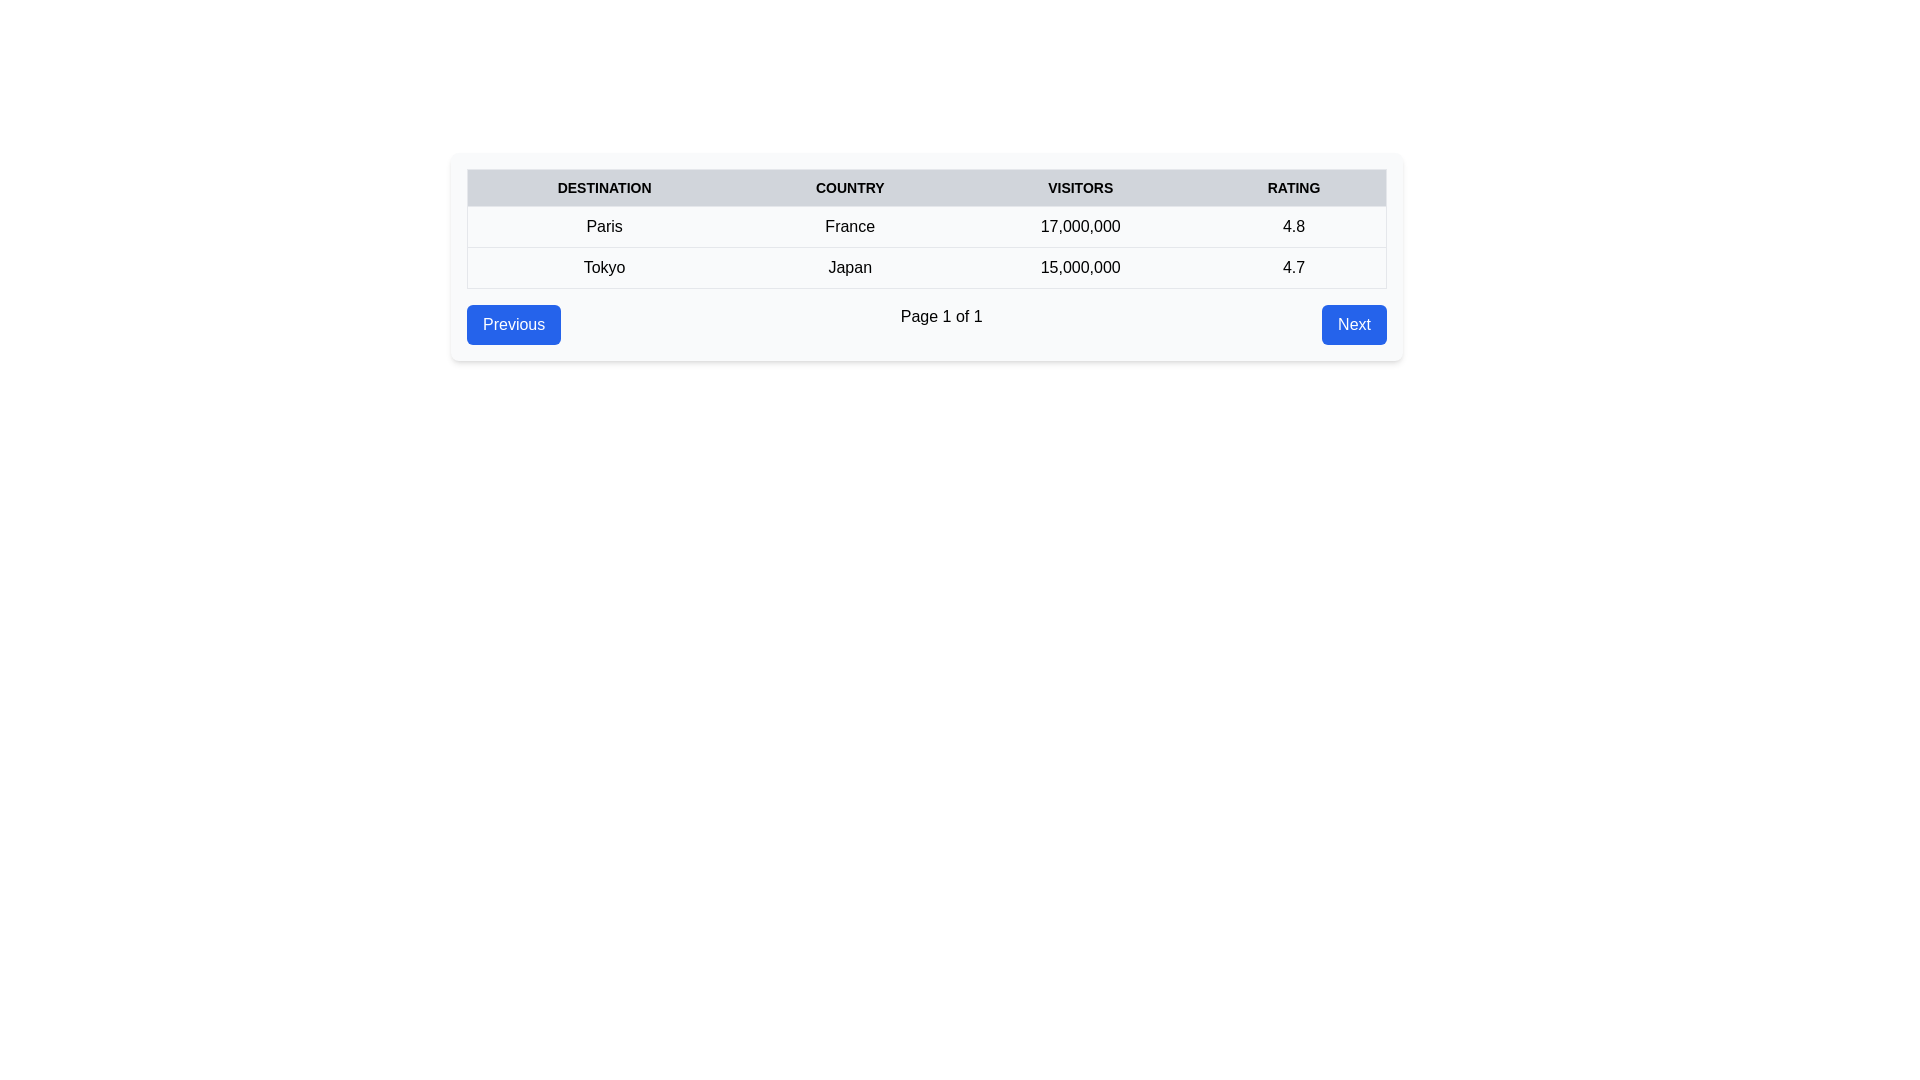 This screenshot has height=1080, width=1920. Describe the element at coordinates (1079, 266) in the screenshot. I see `the static text display showing '15,000,000' under the 'VISITORS' header in the tabular layout` at that location.